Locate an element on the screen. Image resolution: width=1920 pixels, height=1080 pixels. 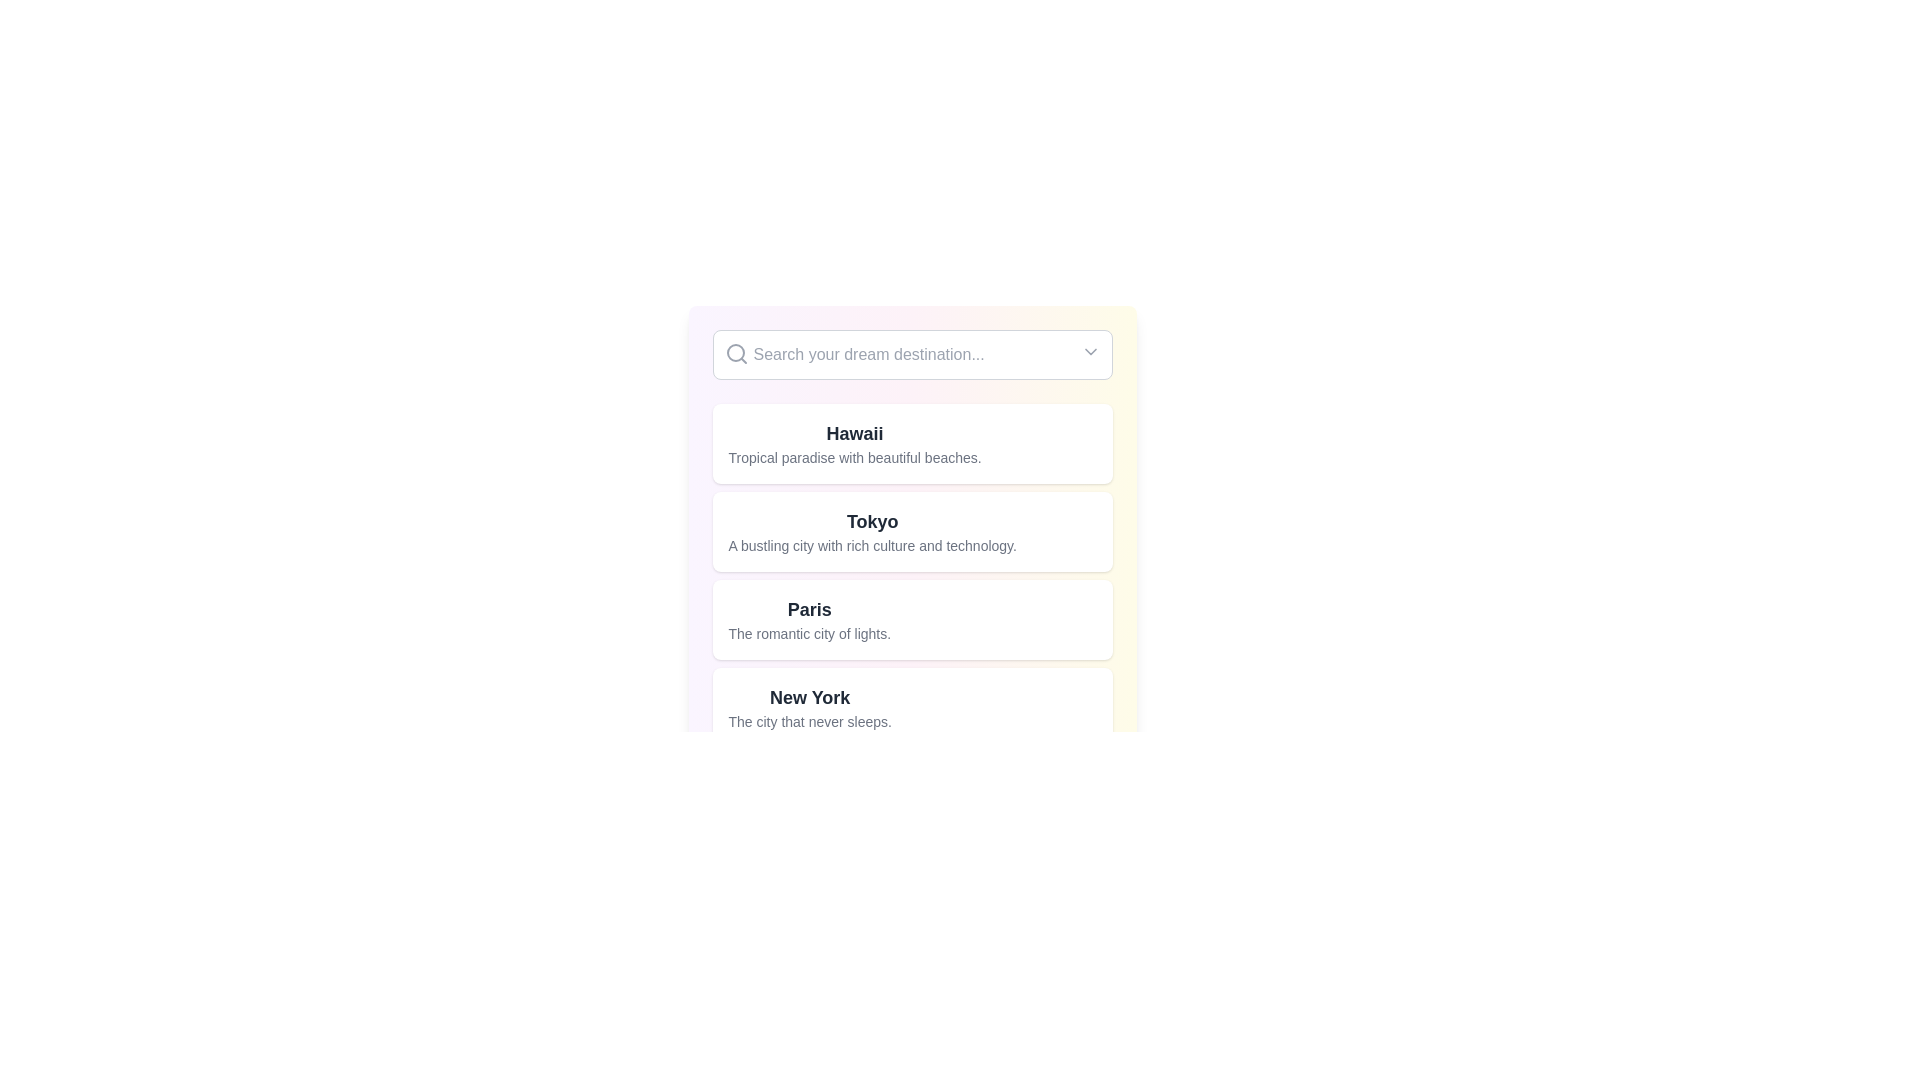
the third item in the vertical list, which represents a selectable location is located at coordinates (911, 619).